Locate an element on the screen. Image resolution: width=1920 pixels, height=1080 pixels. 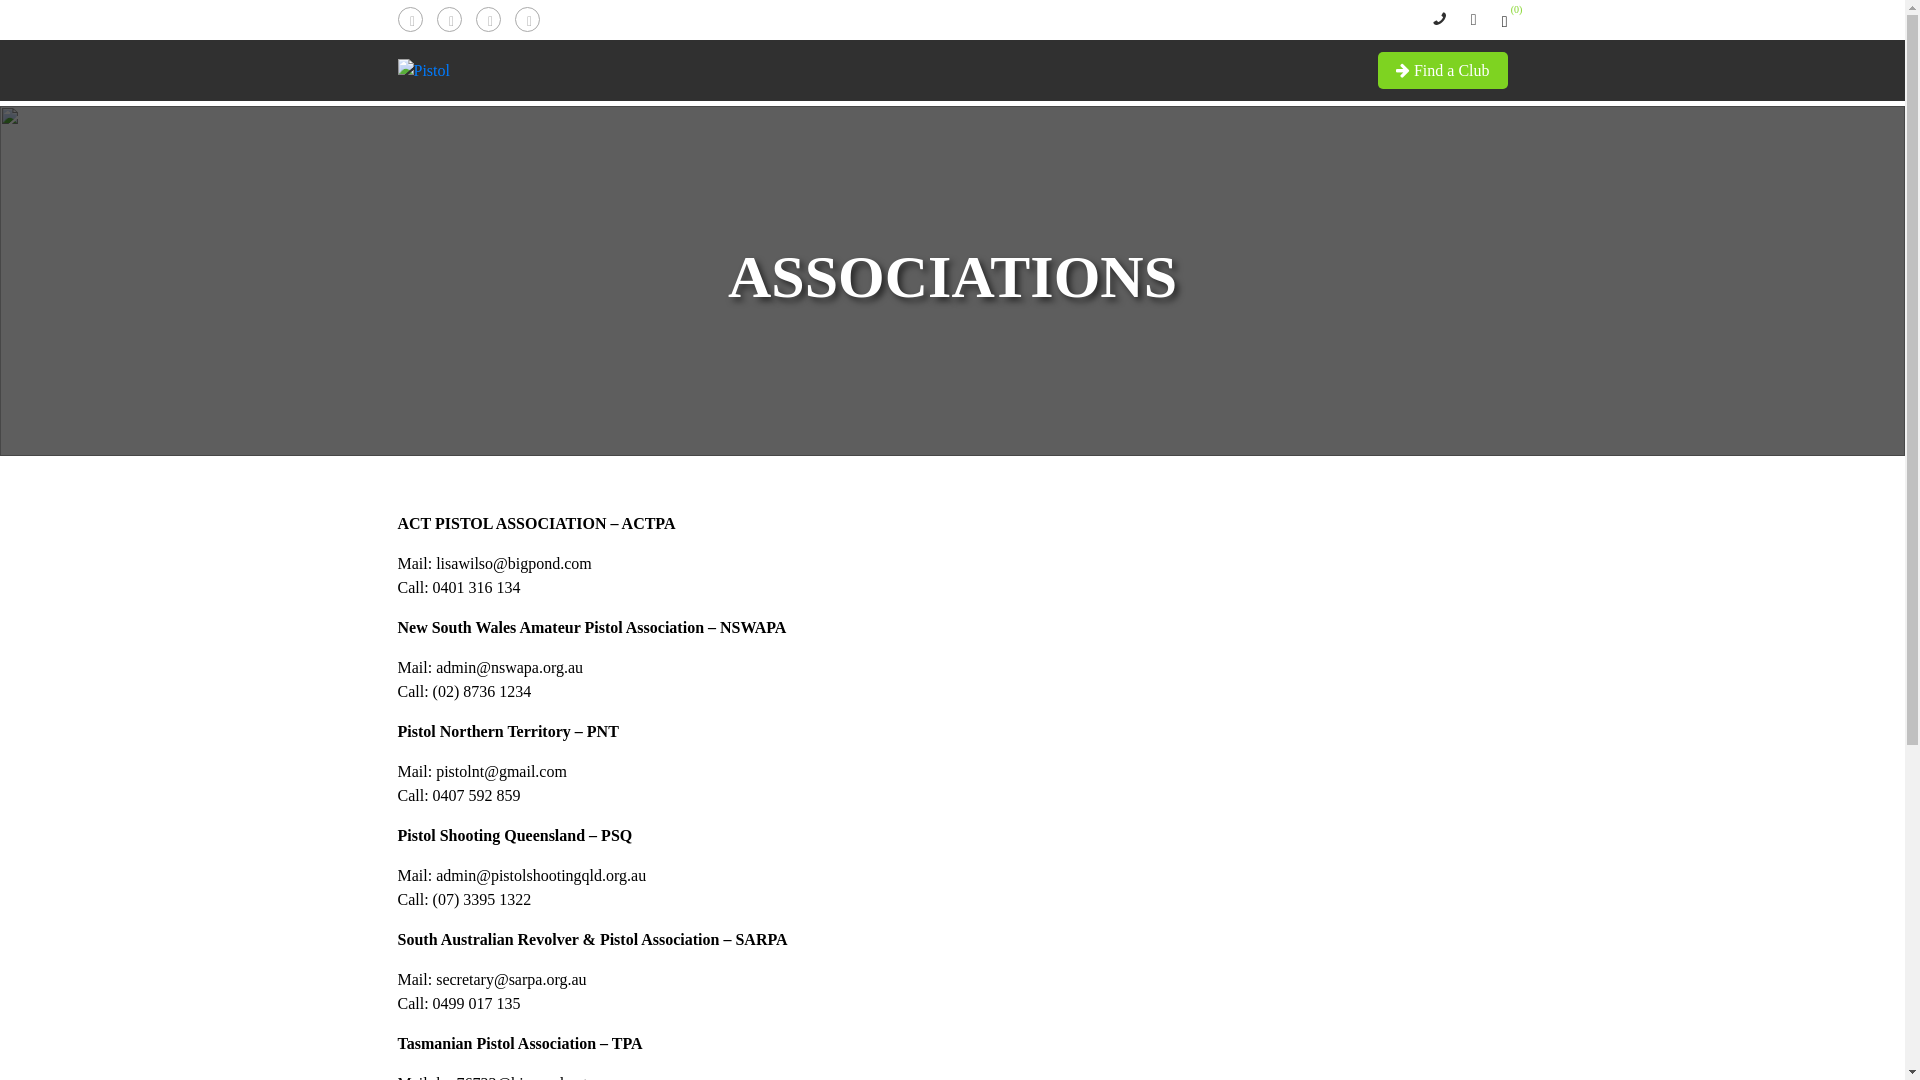
'(0)' is located at coordinates (1505, 21).